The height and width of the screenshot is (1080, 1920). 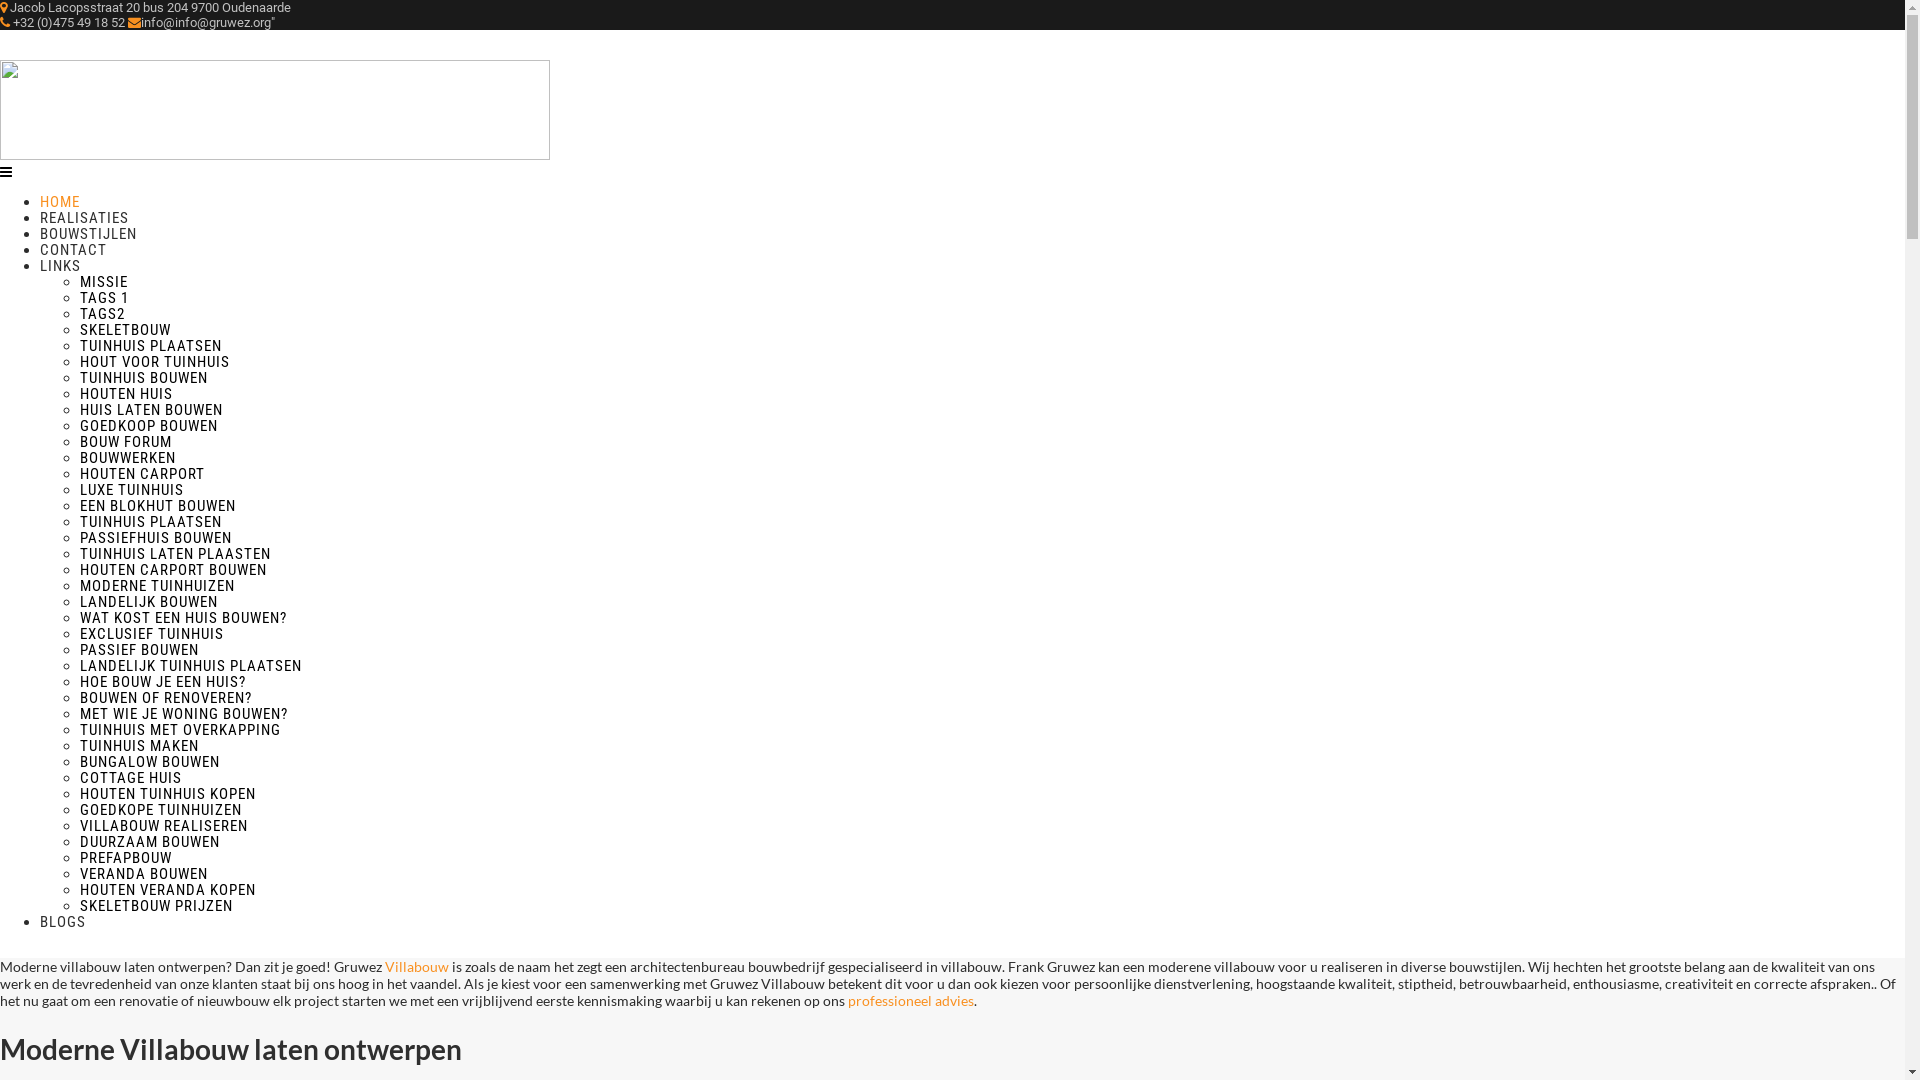 I want to click on 'VERANDA BOUWEN', so click(x=143, y=873).